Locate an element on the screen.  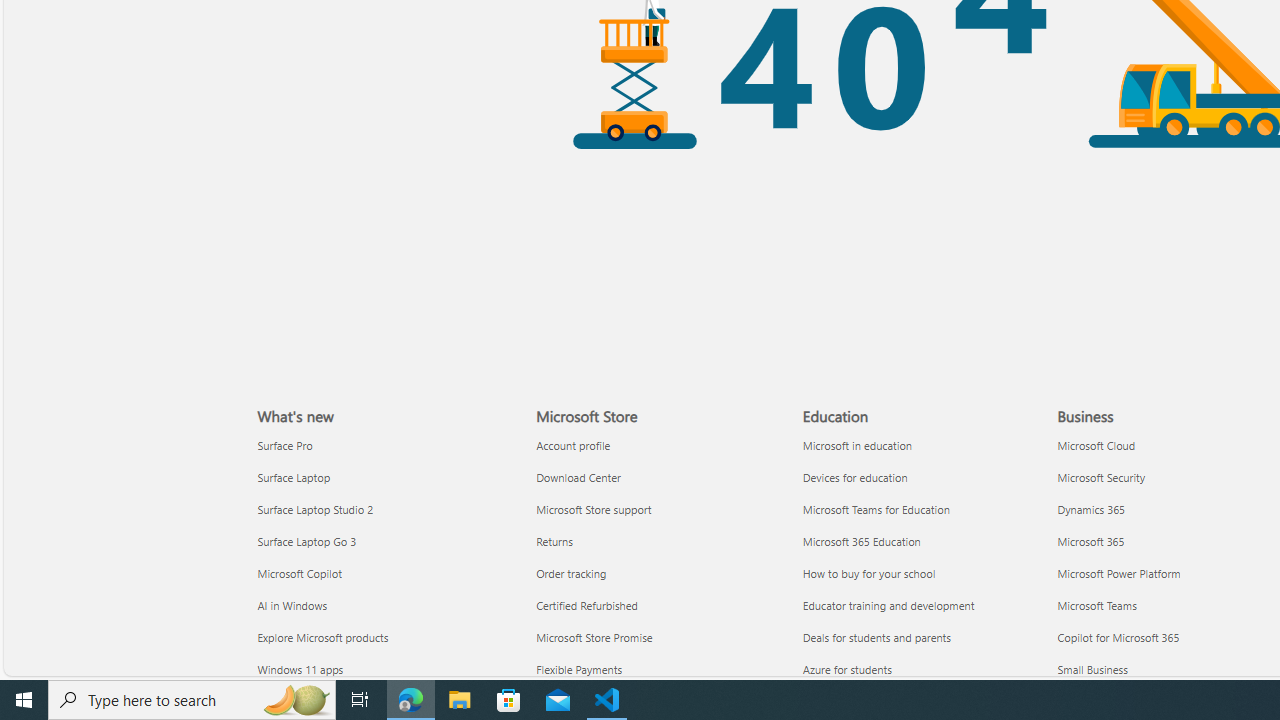
'Certified Refurbished' is located at coordinates (657, 604).